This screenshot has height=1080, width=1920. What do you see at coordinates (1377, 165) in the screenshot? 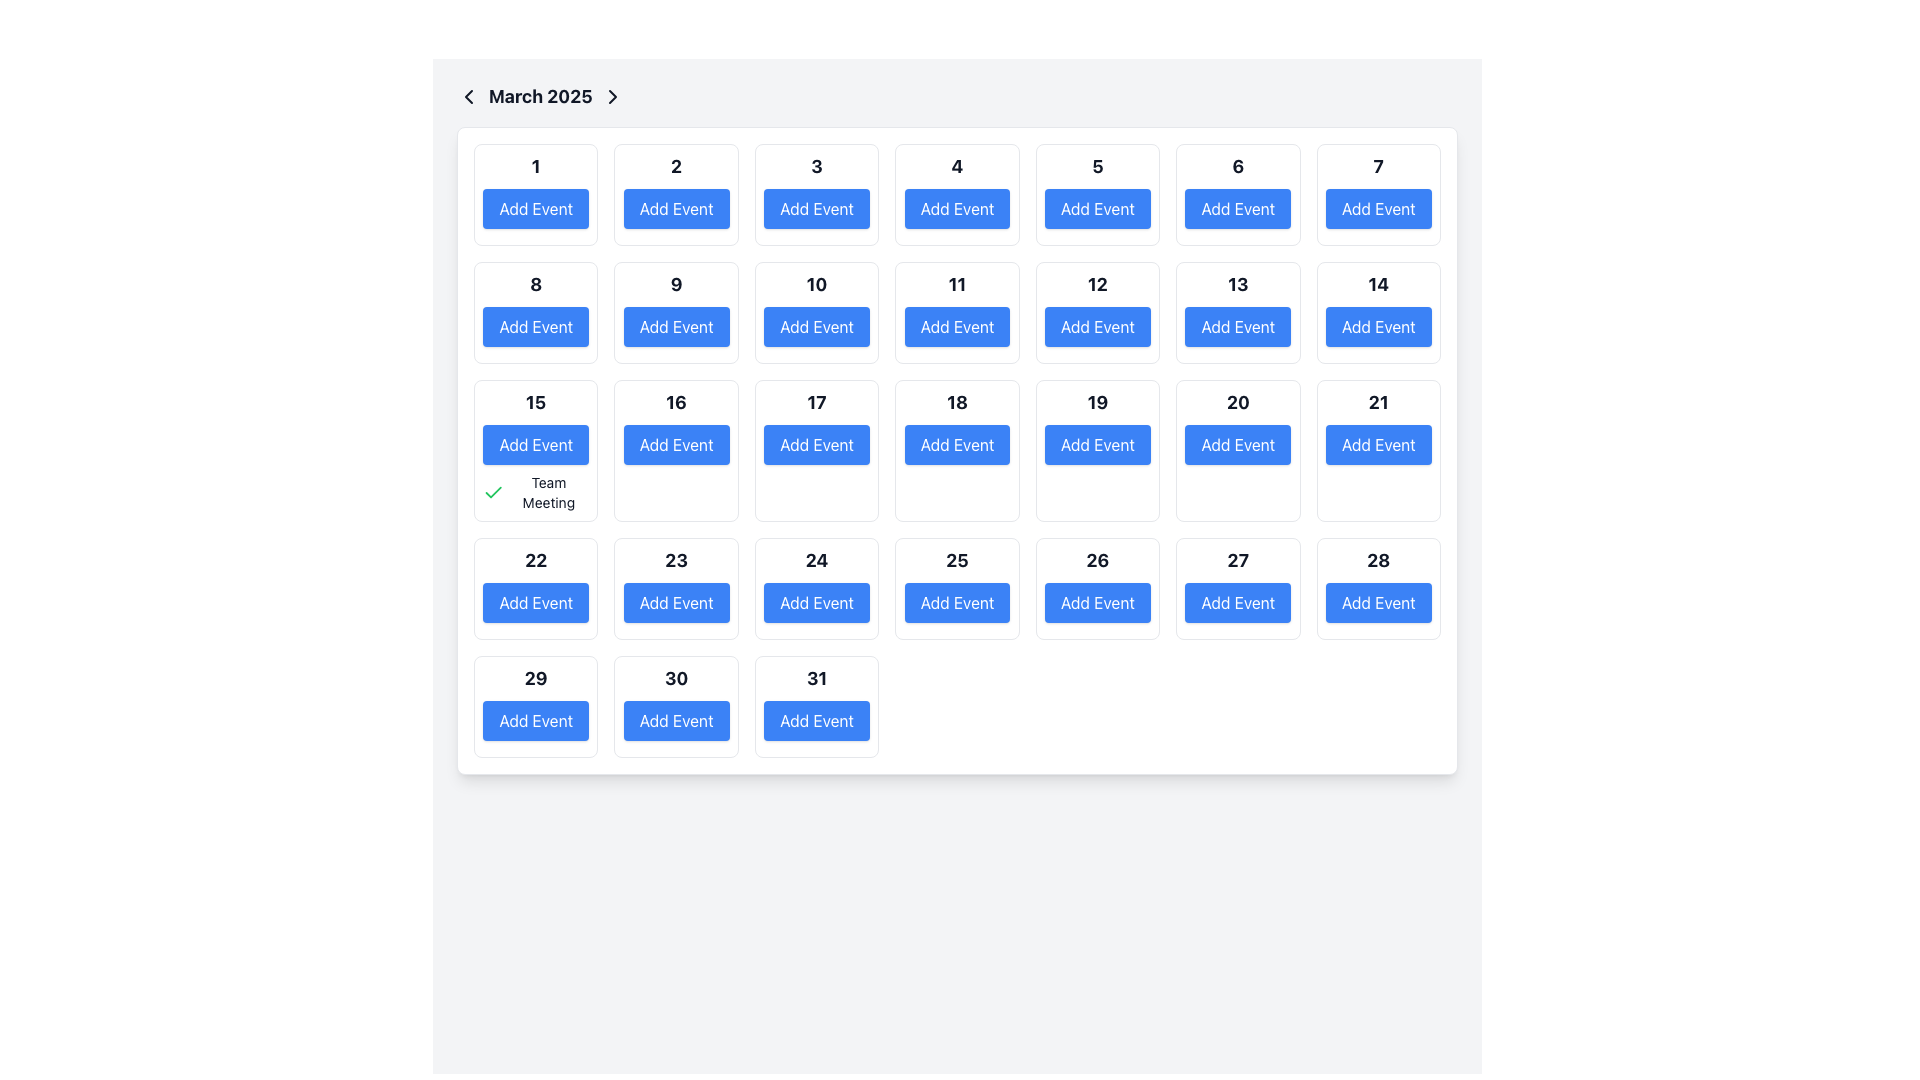
I see `text label indicating the 7th day of the month in the calendar grid, located at the top-right card above the 'Add Event' button` at bounding box center [1377, 165].